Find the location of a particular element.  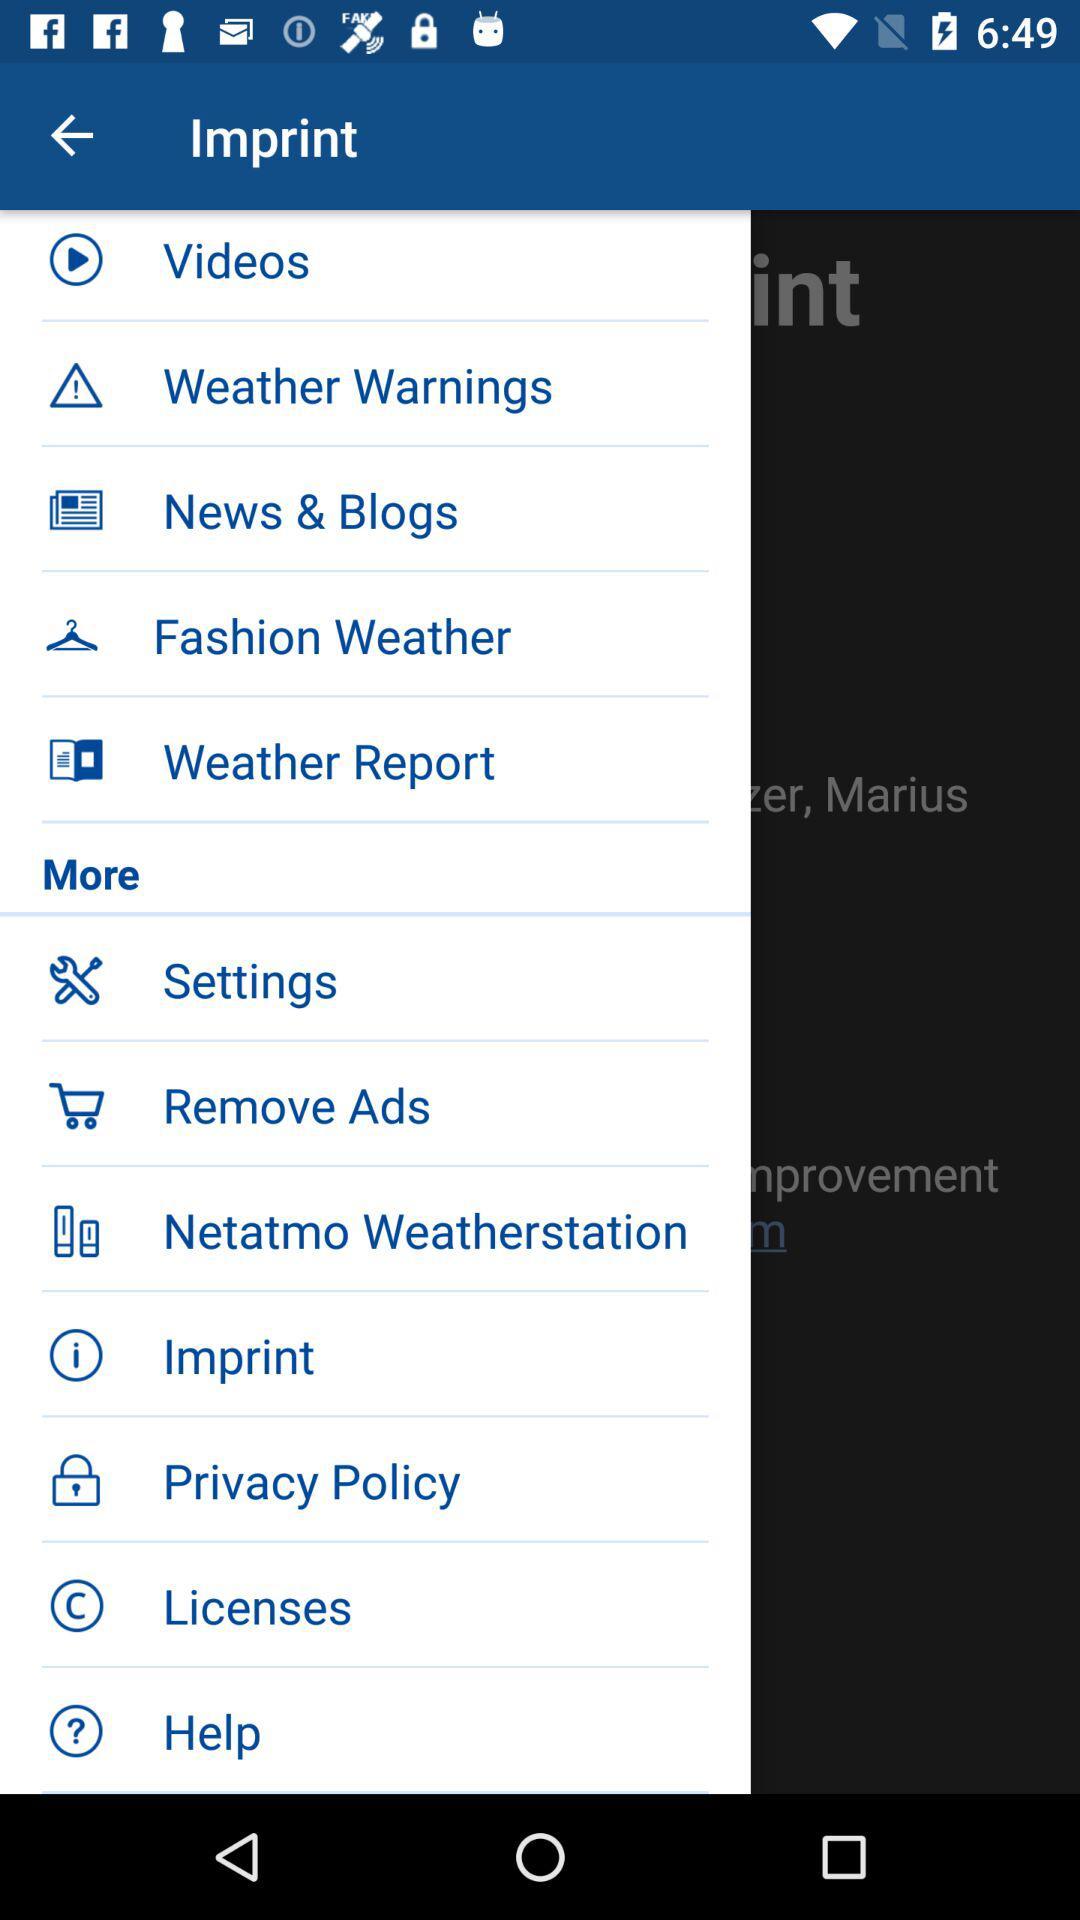

icon above more icon is located at coordinates (434, 759).